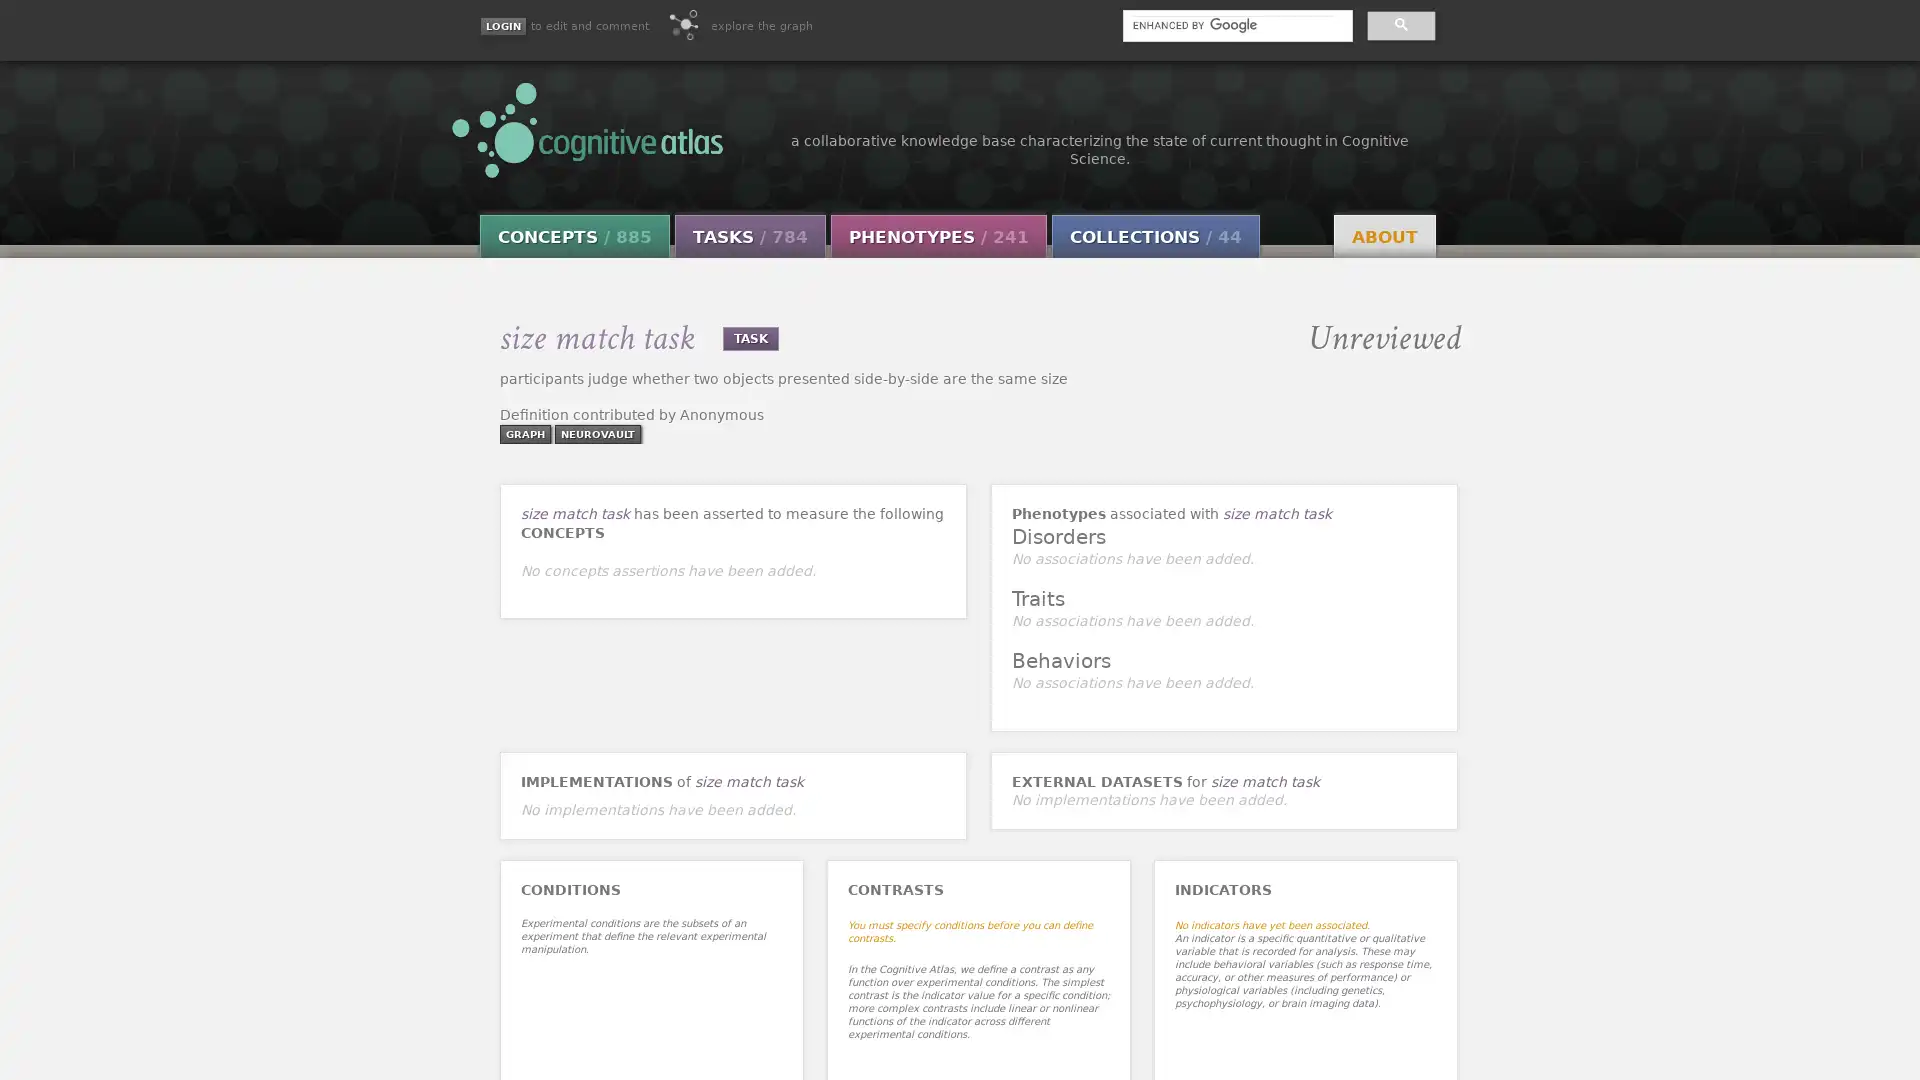 The image size is (1920, 1080). Describe the element at coordinates (1399, 24) in the screenshot. I see `search` at that location.